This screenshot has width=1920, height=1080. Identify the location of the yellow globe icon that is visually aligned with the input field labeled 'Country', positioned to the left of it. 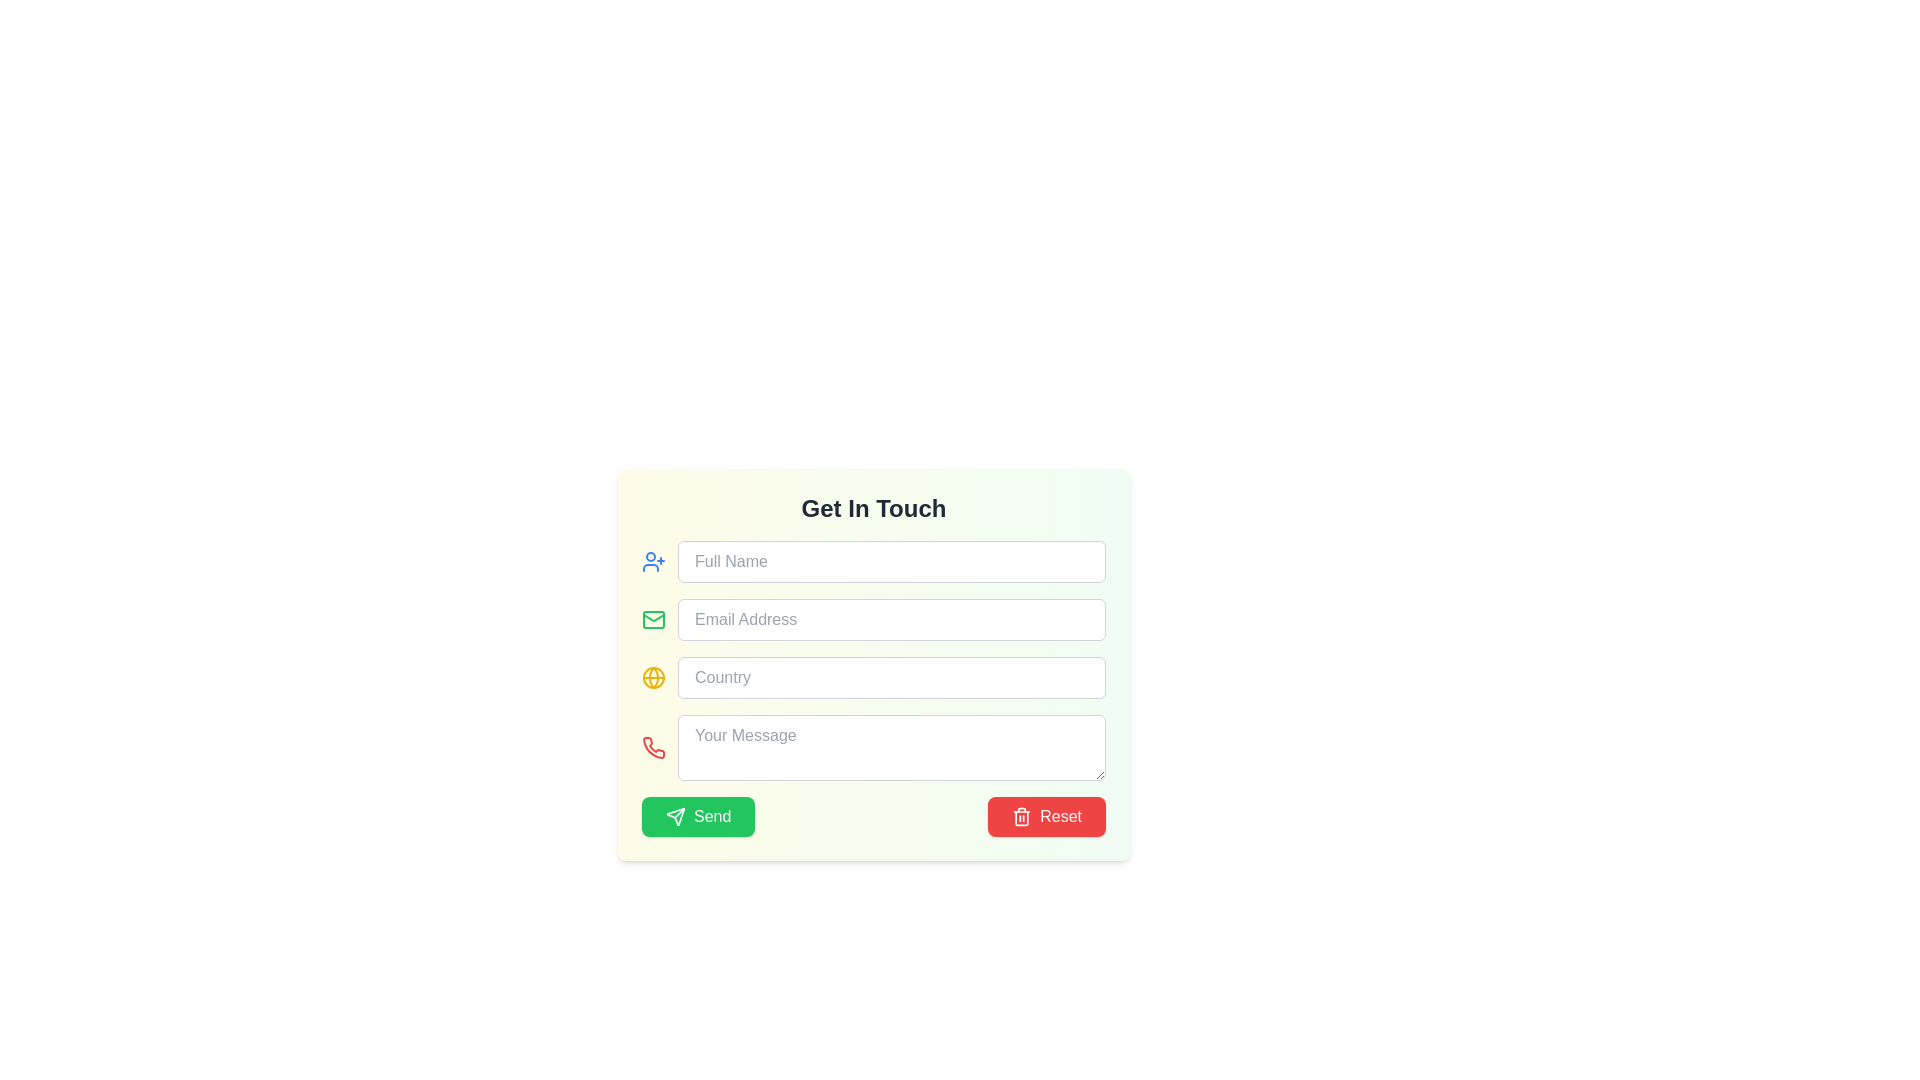
(653, 677).